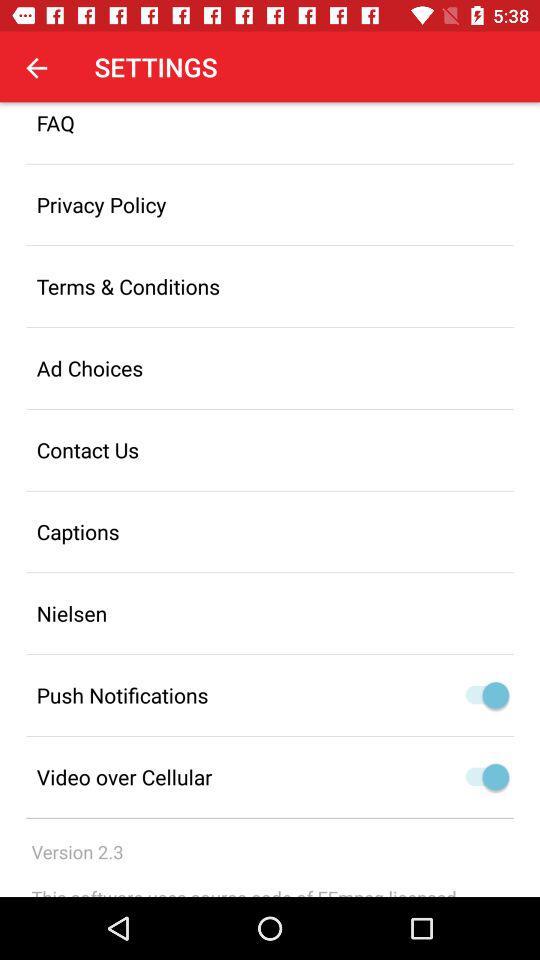  Describe the element at coordinates (76, 851) in the screenshot. I see `the item above this software uses item` at that location.